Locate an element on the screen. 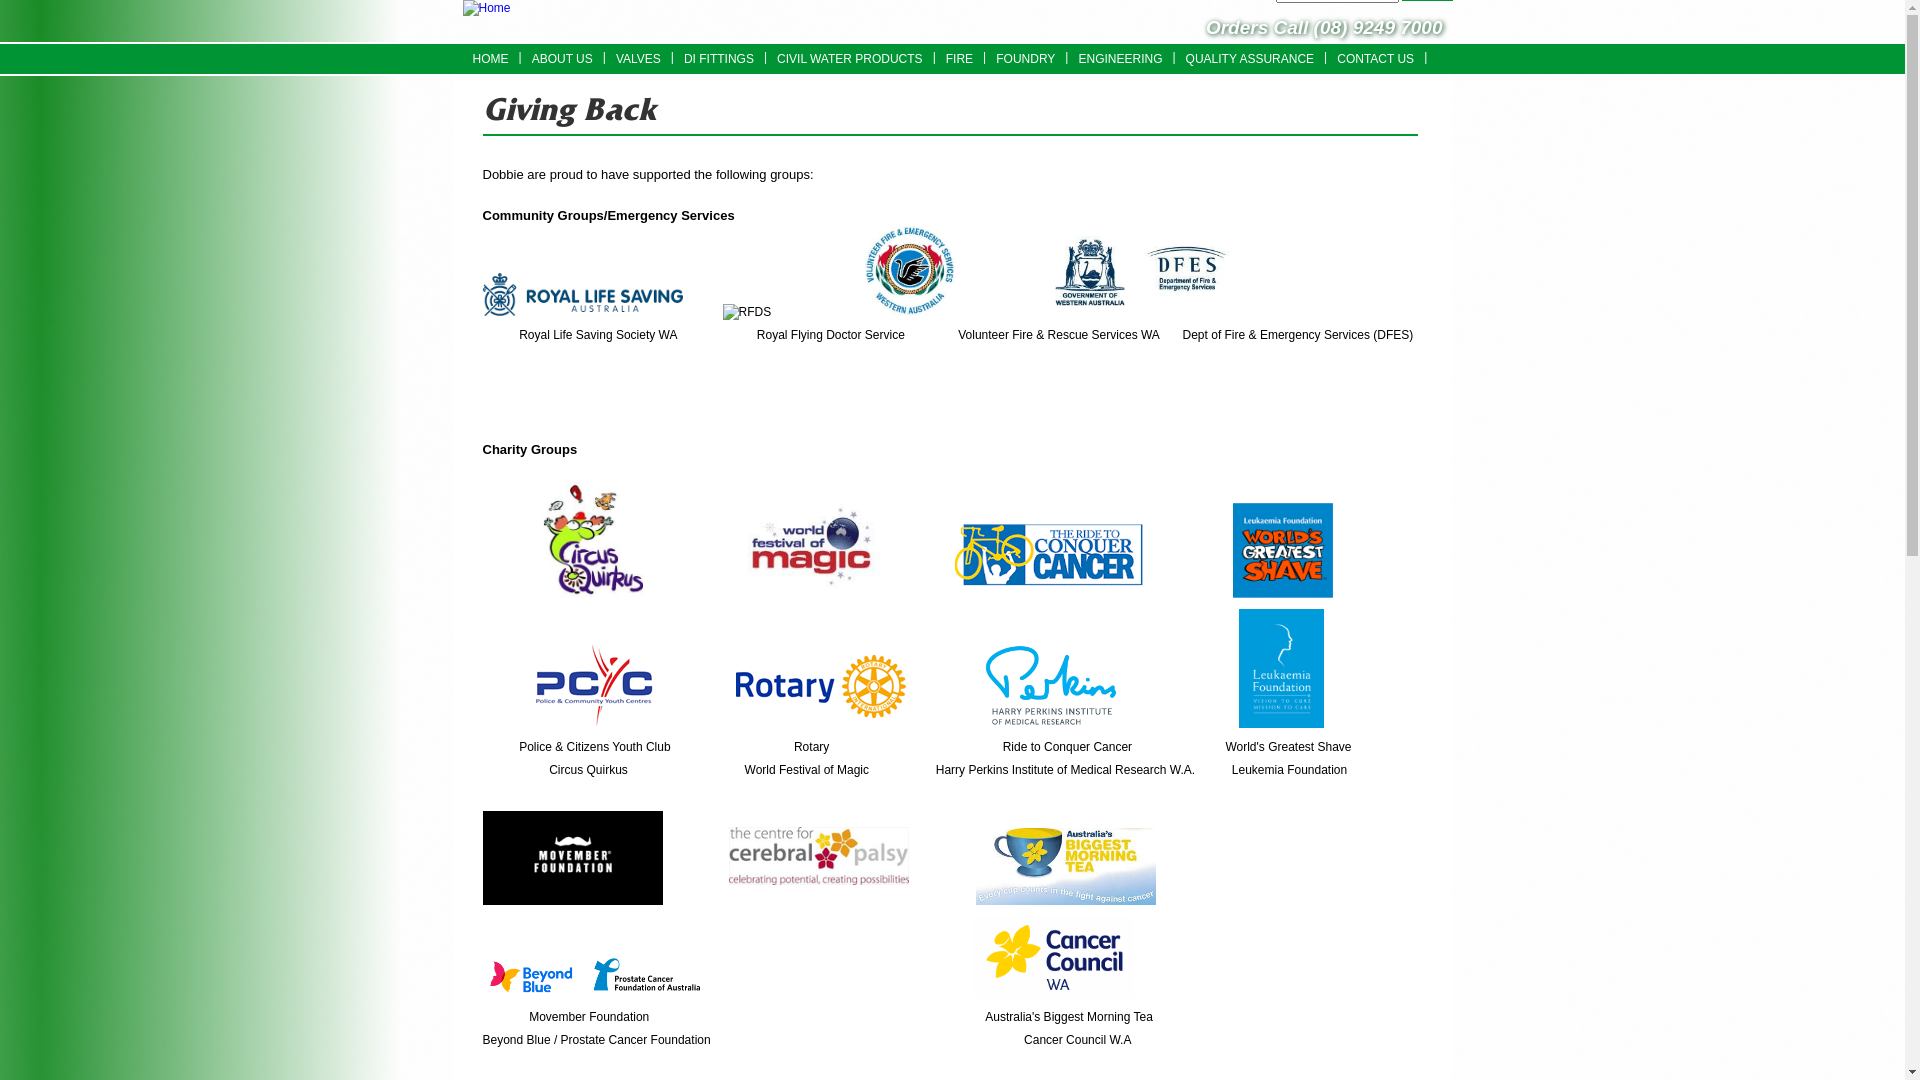  'Greatest Shave' is located at coordinates (1282, 551).